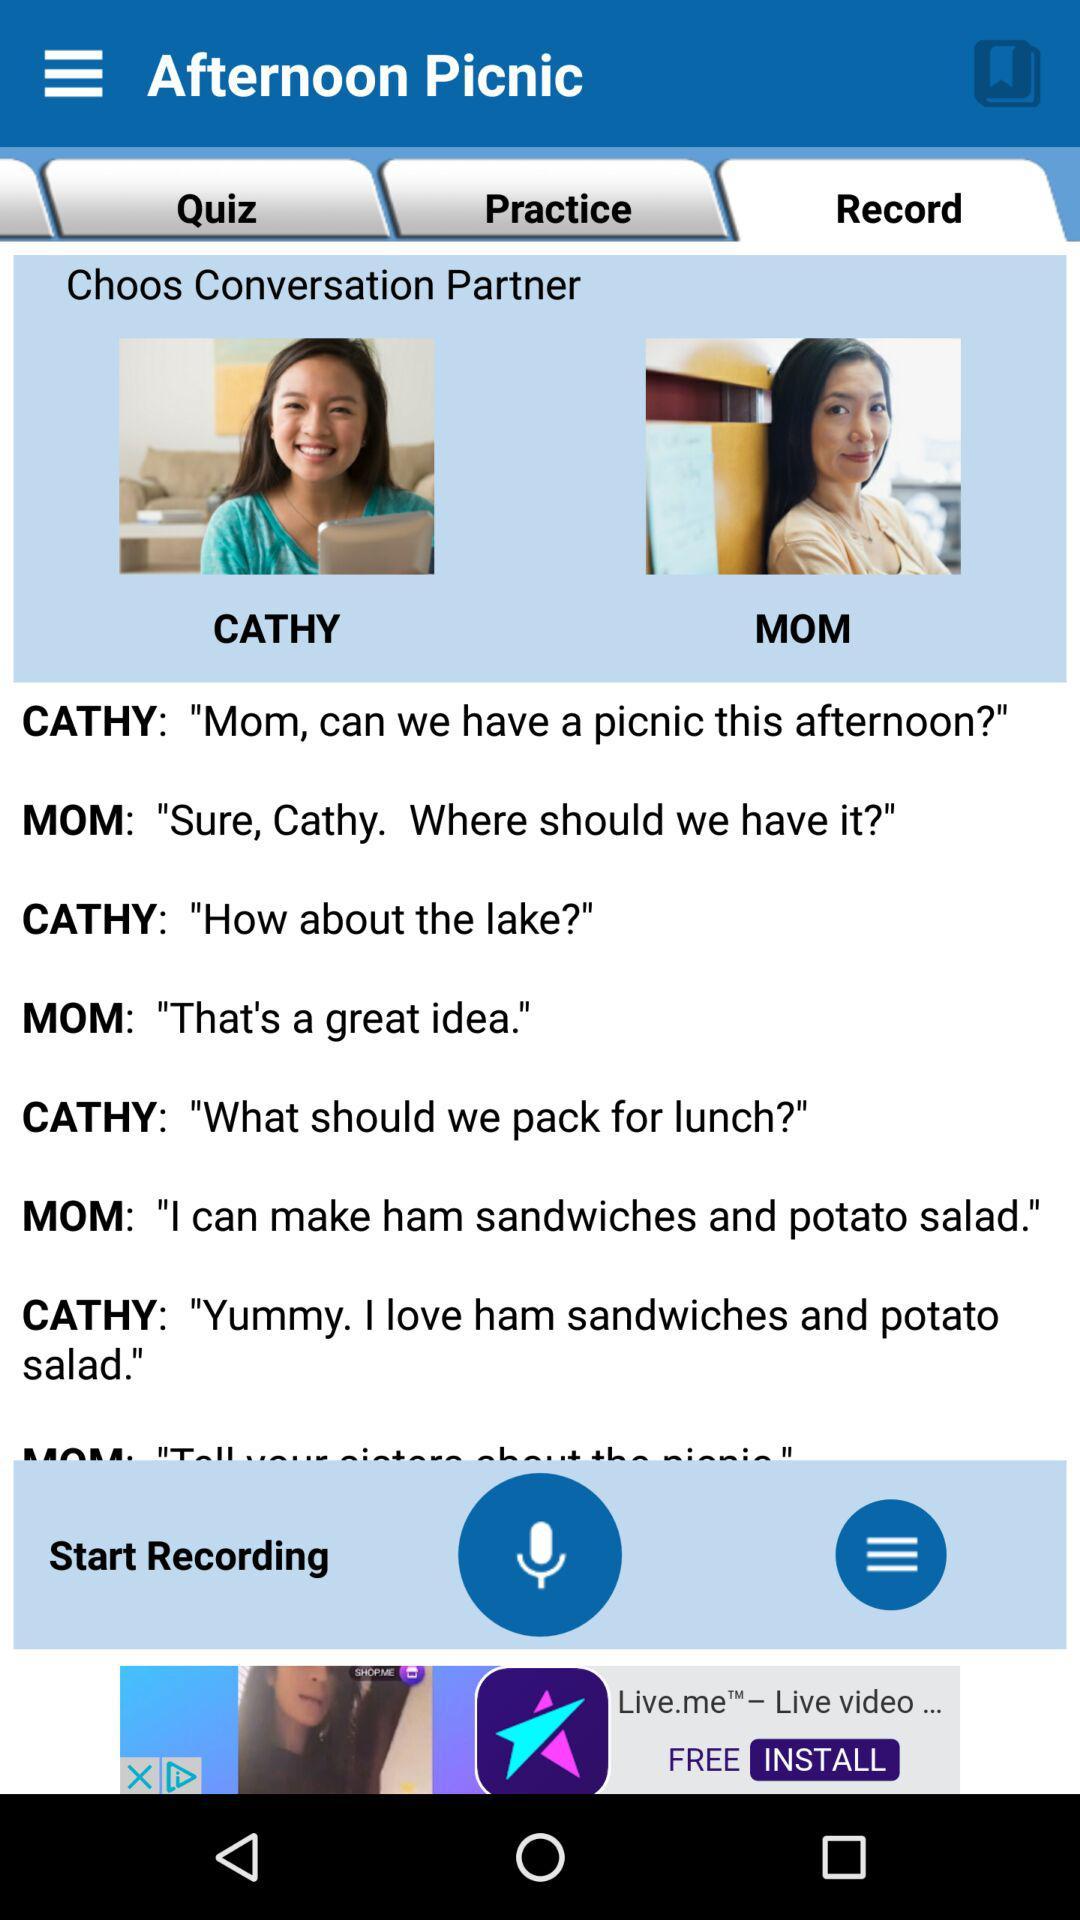 Image resolution: width=1080 pixels, height=1920 pixels. What do you see at coordinates (540, 1553) in the screenshot?
I see `recorder icon` at bounding box center [540, 1553].